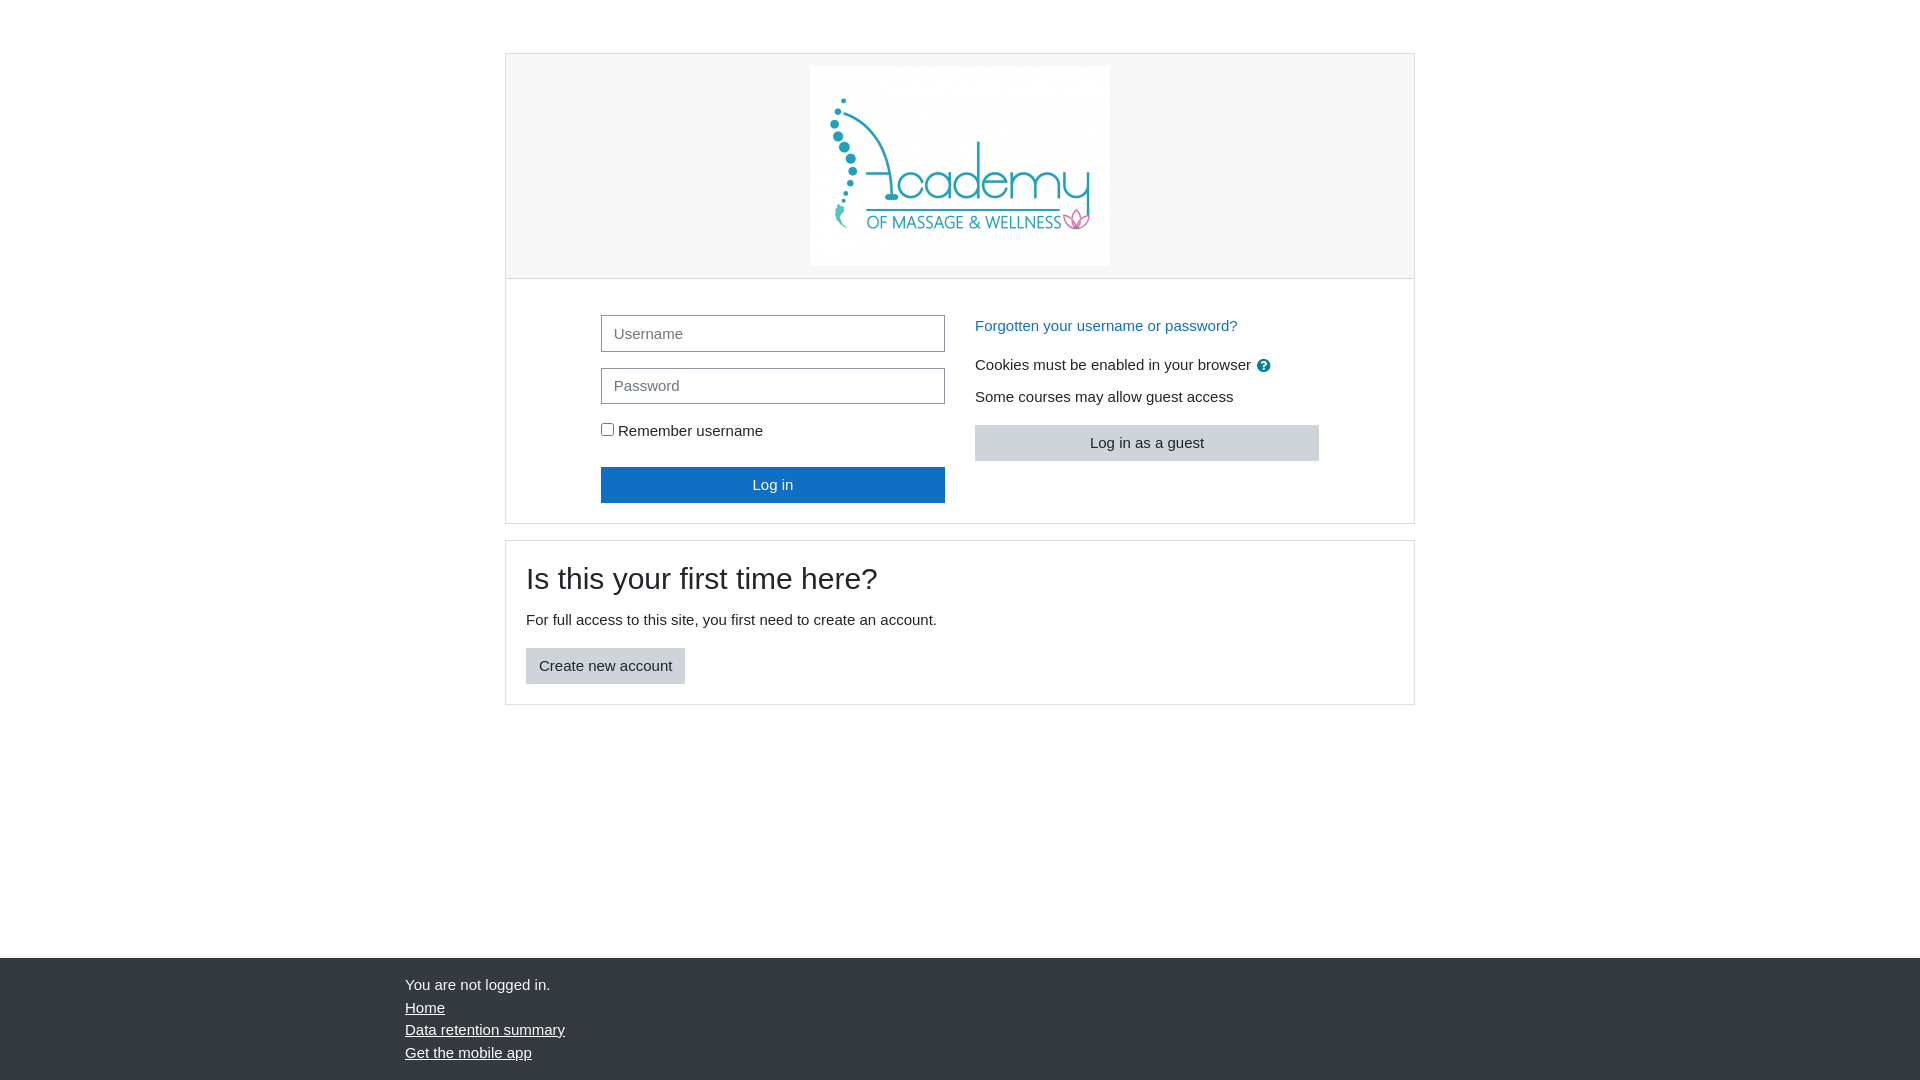  What do you see at coordinates (604, 666) in the screenshot?
I see `'Create new account'` at bounding box center [604, 666].